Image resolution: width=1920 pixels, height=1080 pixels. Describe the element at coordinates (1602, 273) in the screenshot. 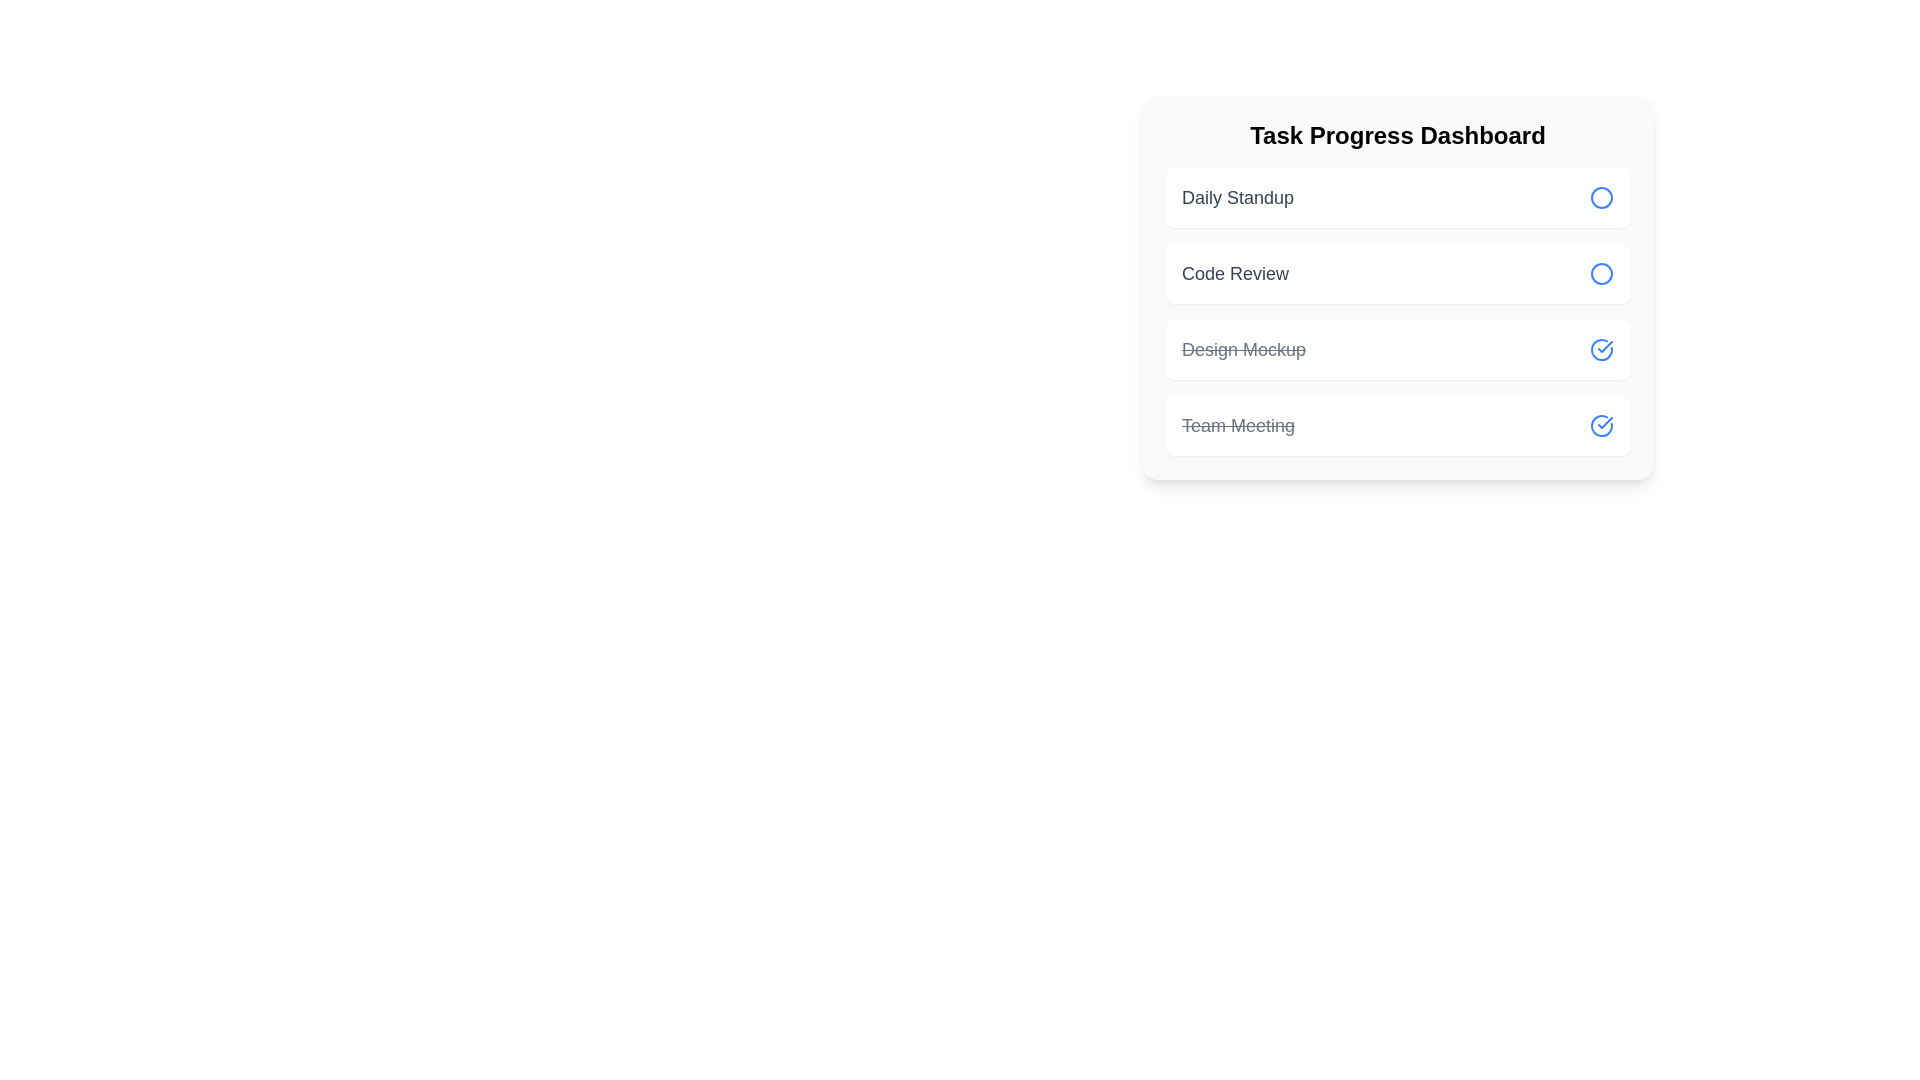

I see `the circular blue outlined button aligned with the 'Code Review' text` at that location.